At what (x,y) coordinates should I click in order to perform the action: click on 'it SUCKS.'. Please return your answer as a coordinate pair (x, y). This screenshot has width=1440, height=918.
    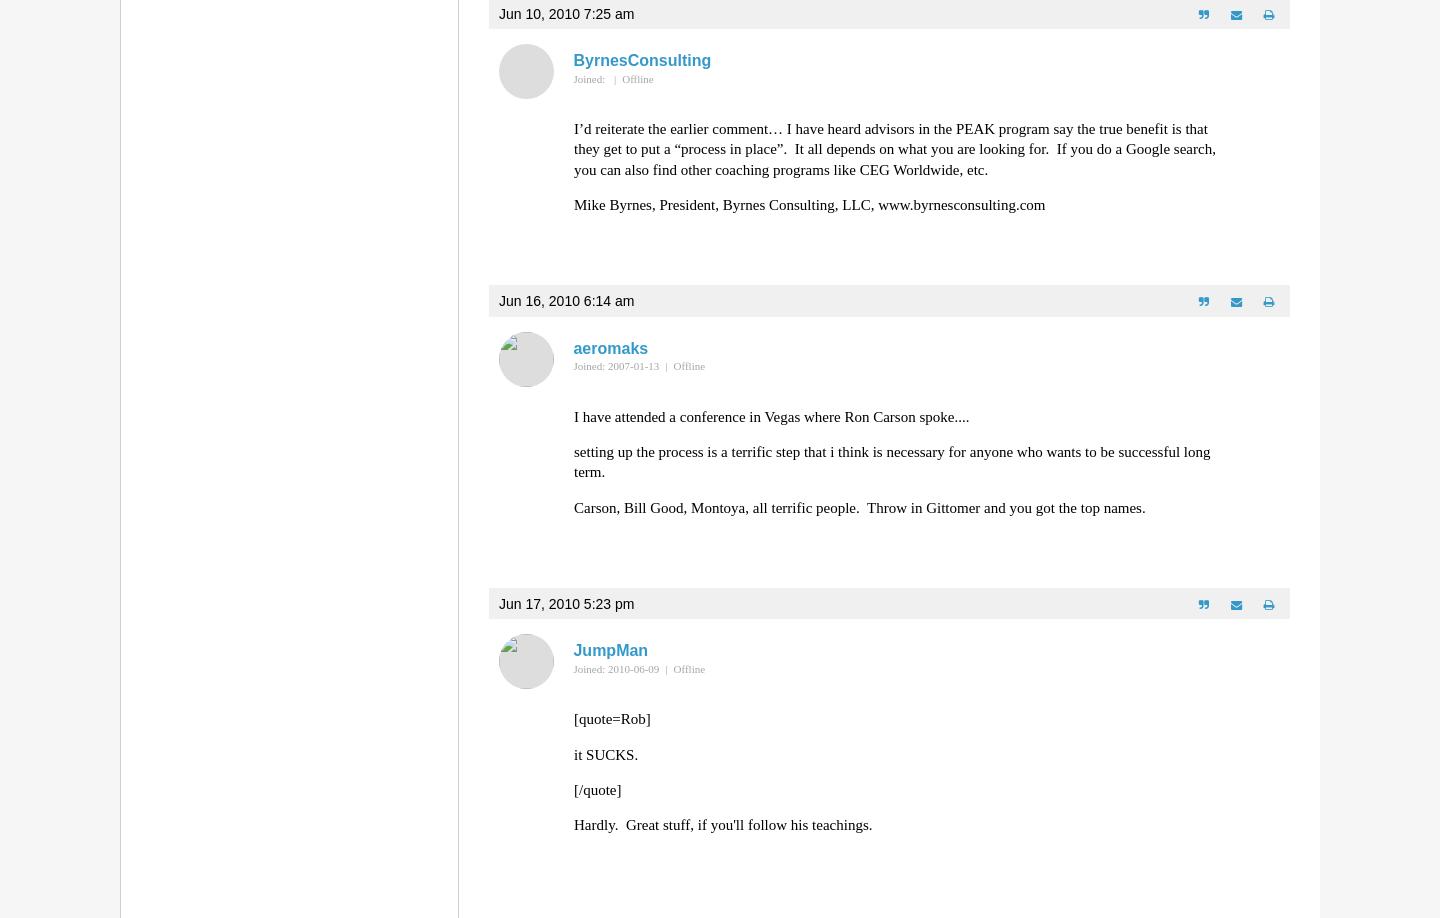
    Looking at the image, I should click on (573, 753).